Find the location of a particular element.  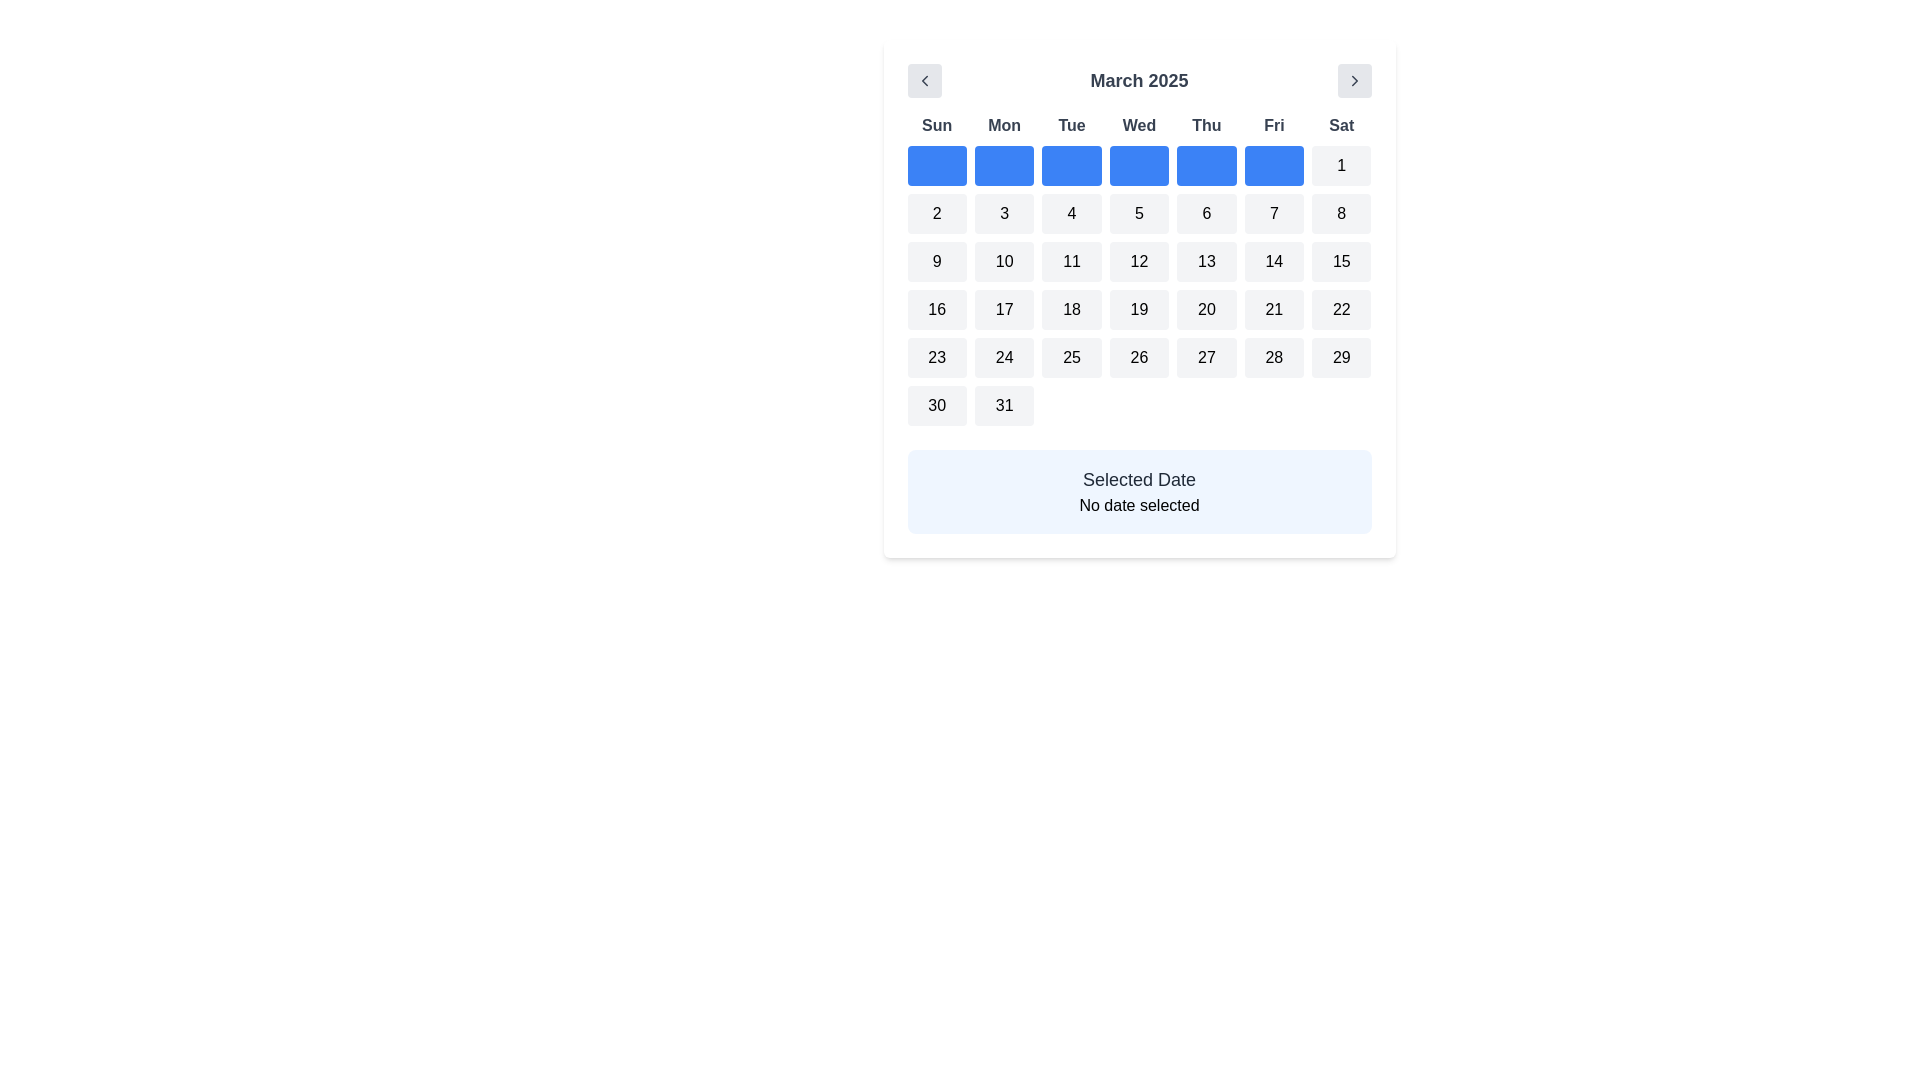

the date selector button for March 1, 2025, located under the 'Sat' column in the calendar interface is located at coordinates (1341, 164).